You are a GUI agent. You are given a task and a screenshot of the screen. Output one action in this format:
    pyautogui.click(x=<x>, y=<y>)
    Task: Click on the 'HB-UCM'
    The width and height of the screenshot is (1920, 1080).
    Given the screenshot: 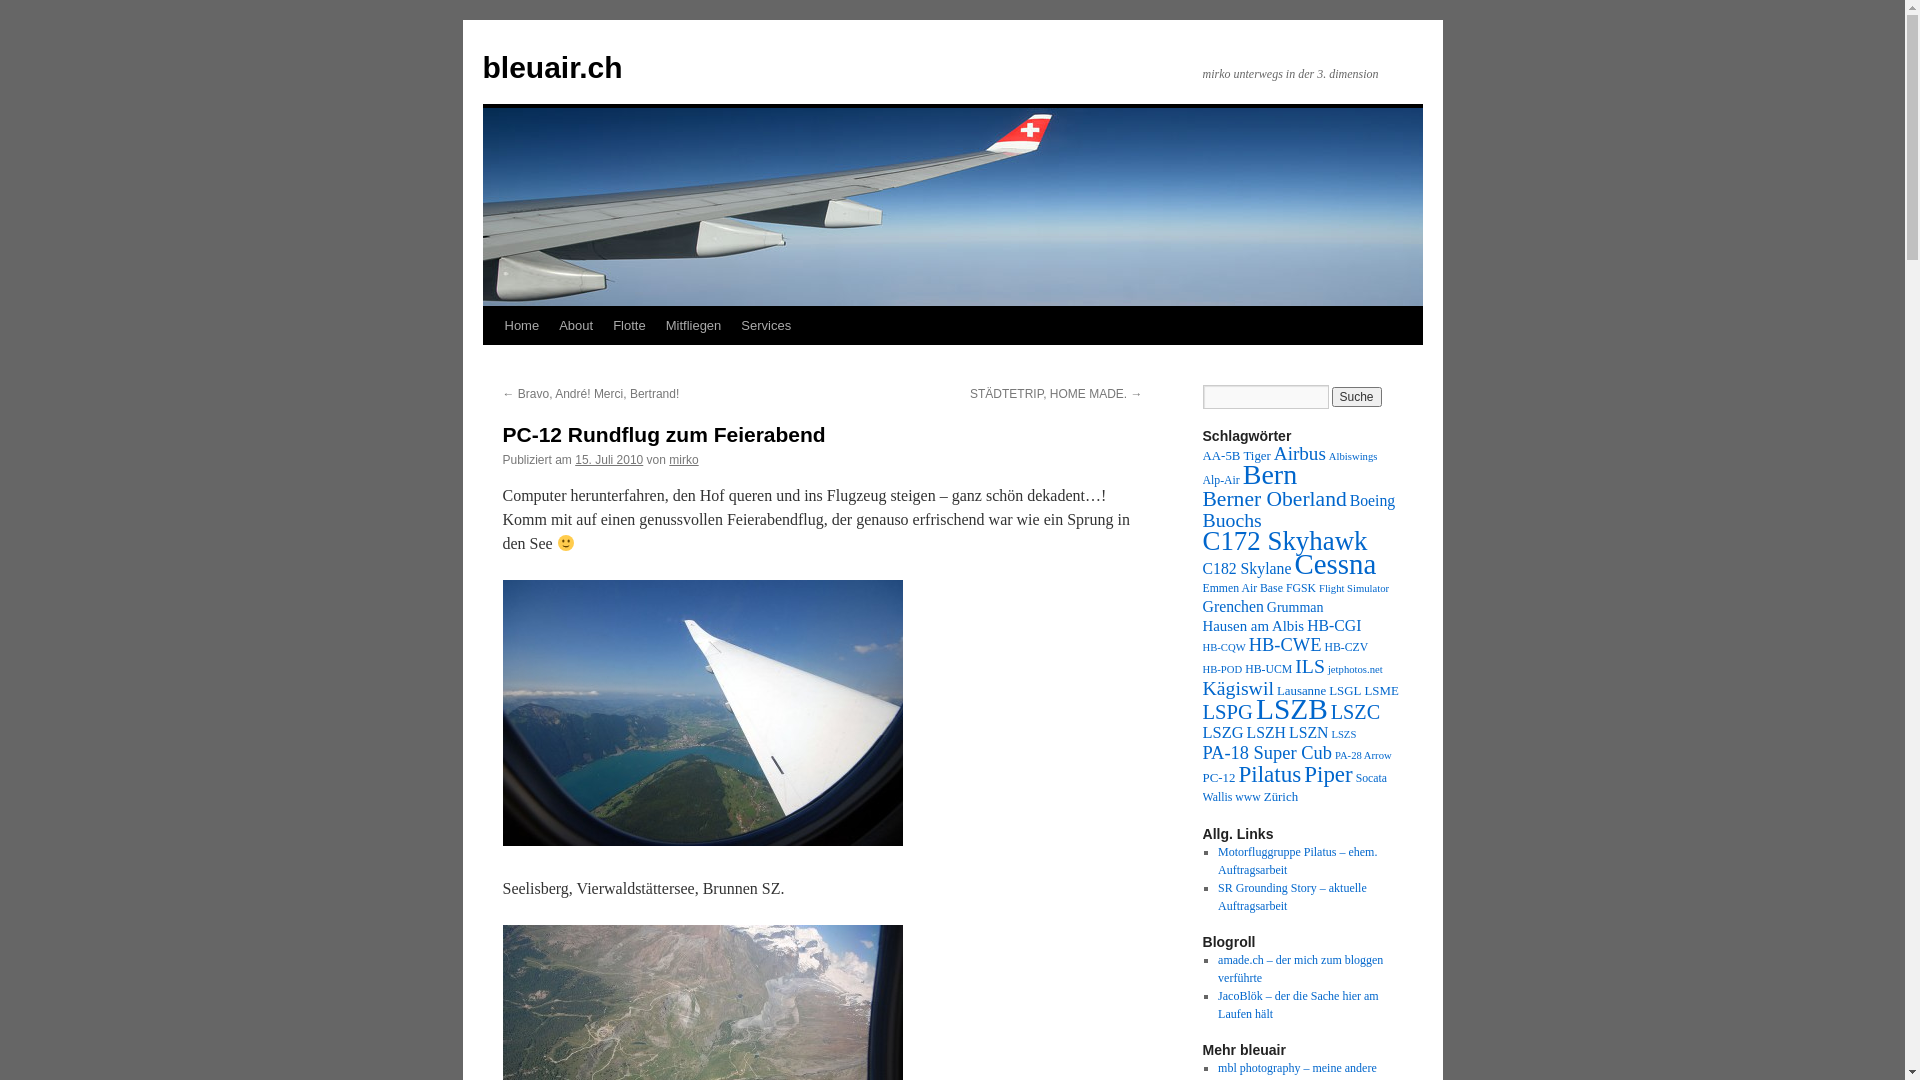 What is the action you would take?
    pyautogui.click(x=1267, y=669)
    